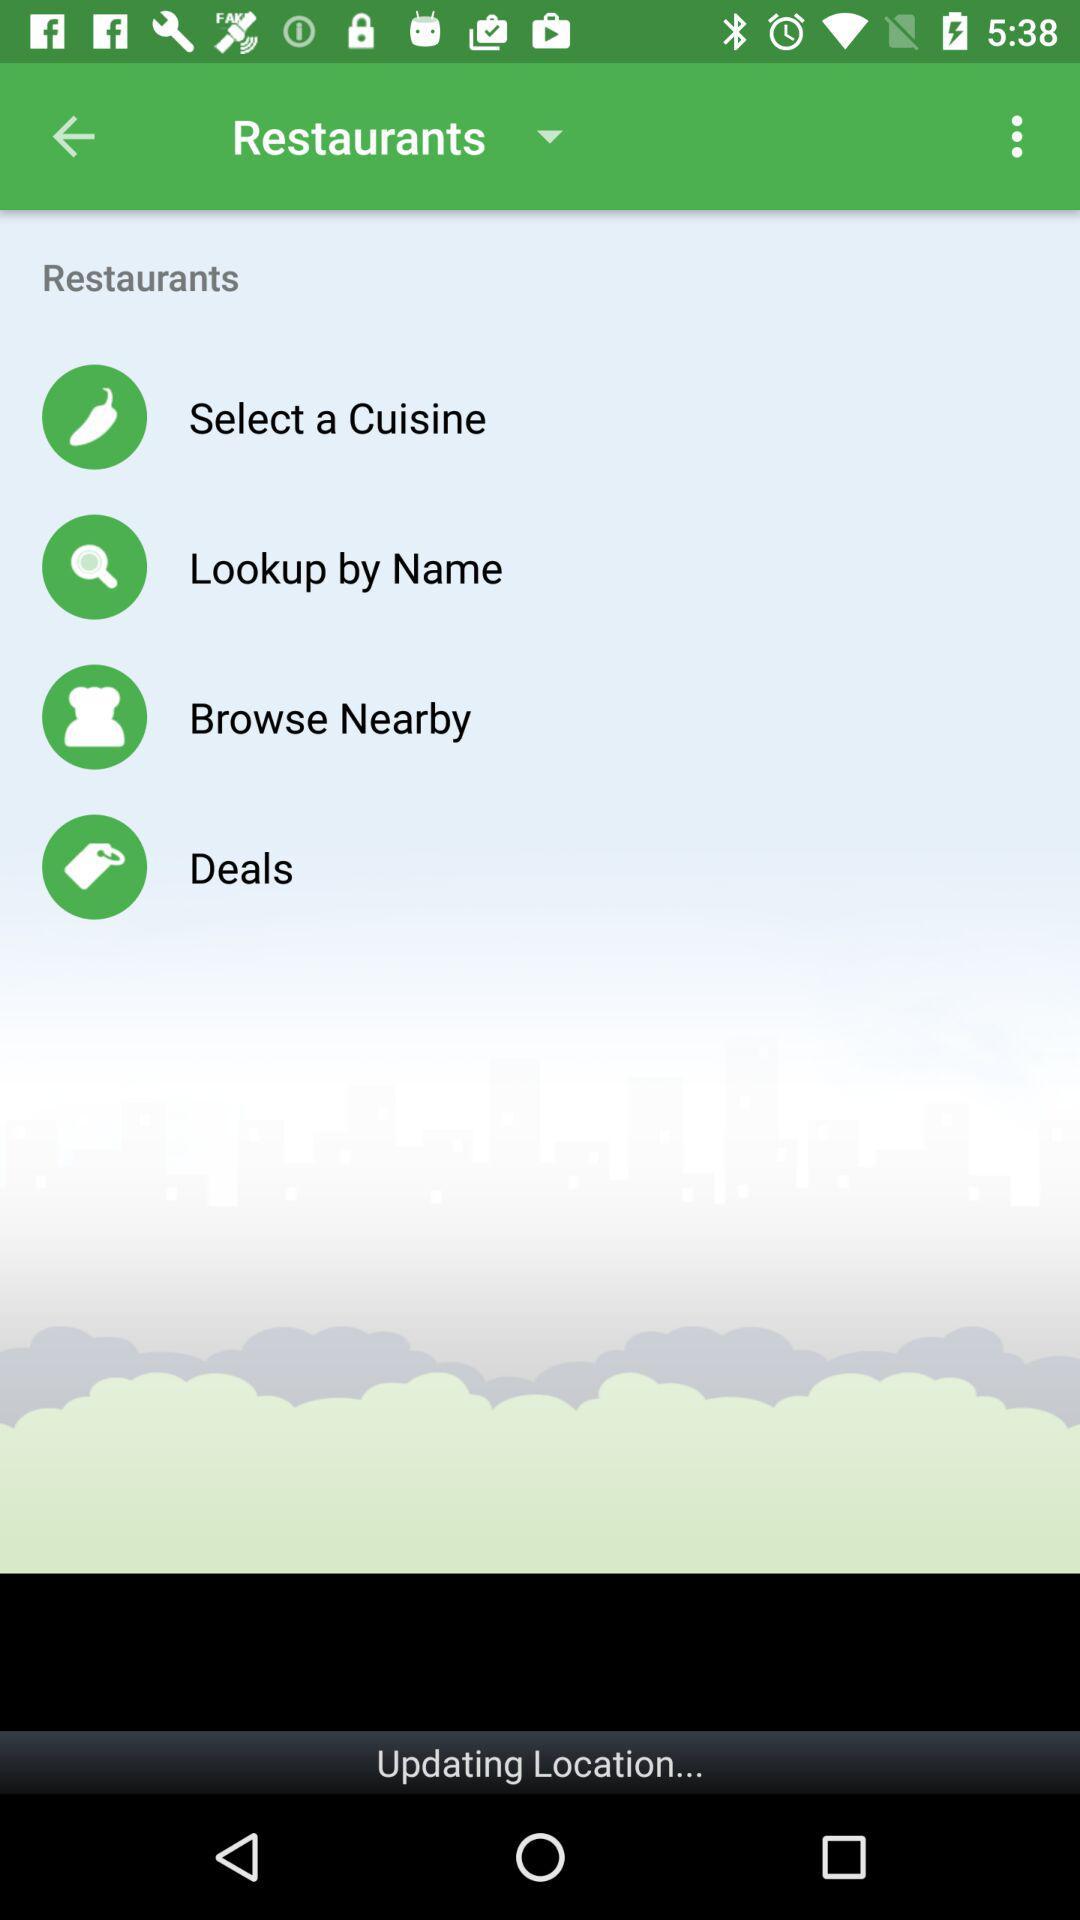  I want to click on the updating location... item, so click(540, 1762).